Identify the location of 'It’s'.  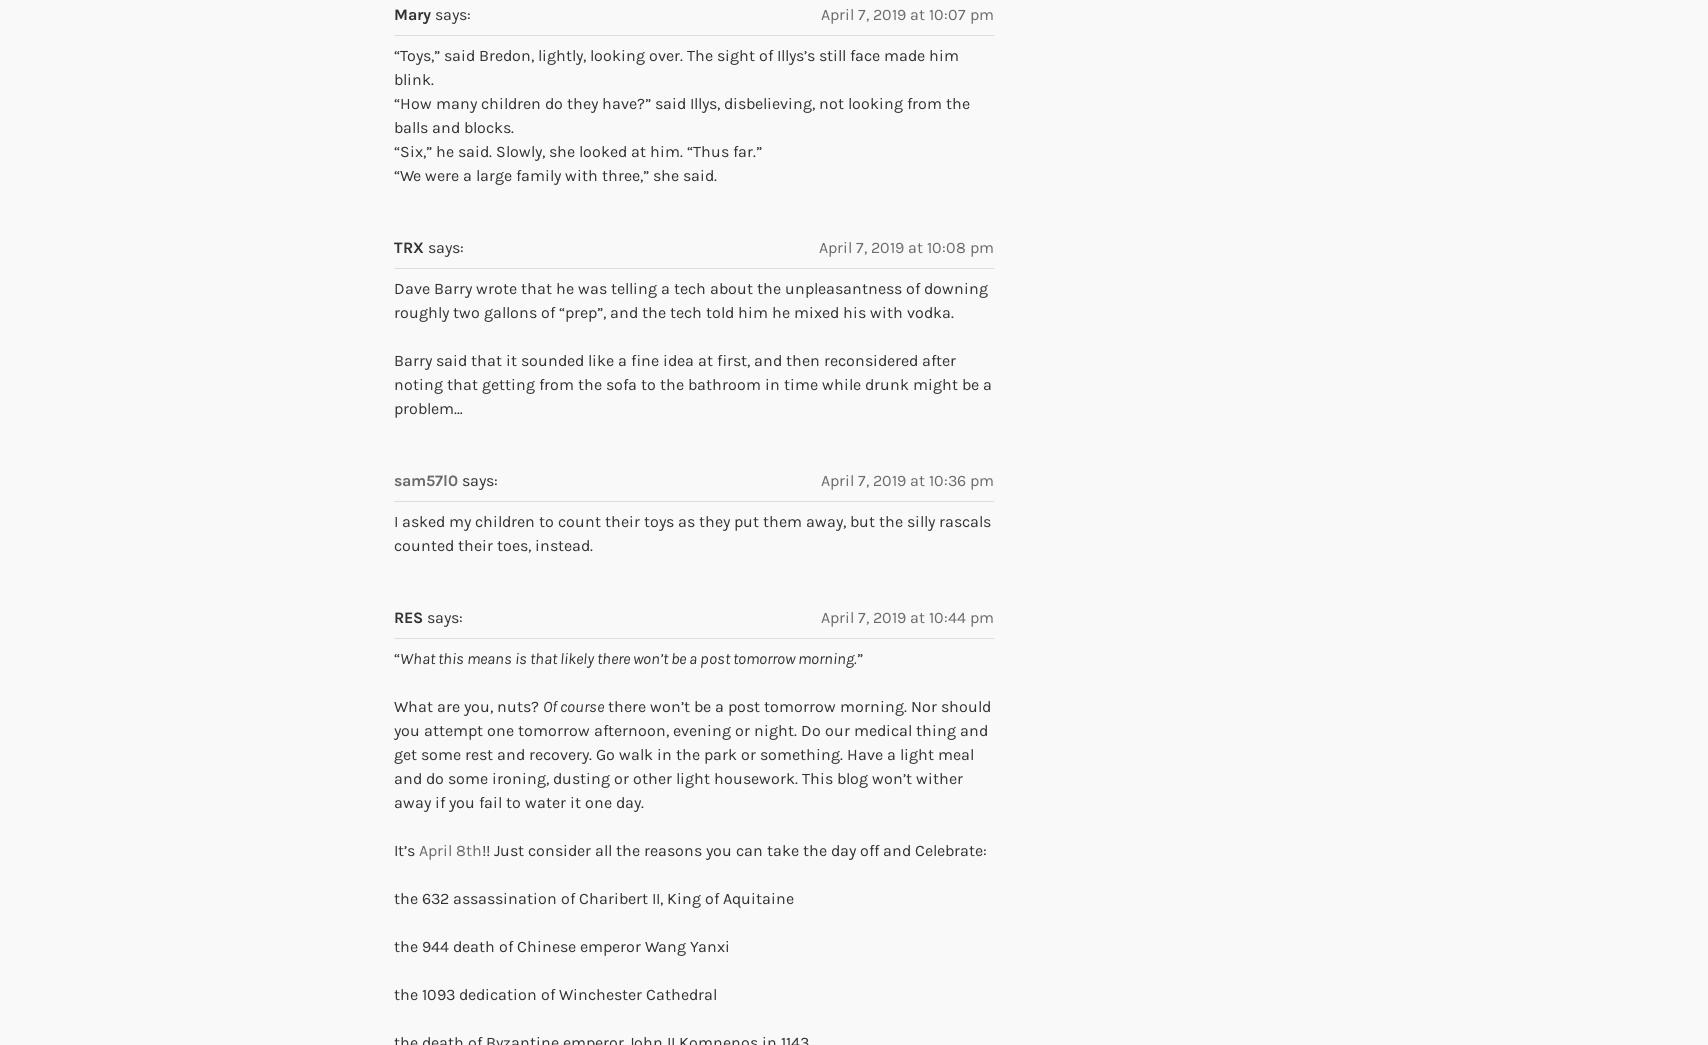
(406, 849).